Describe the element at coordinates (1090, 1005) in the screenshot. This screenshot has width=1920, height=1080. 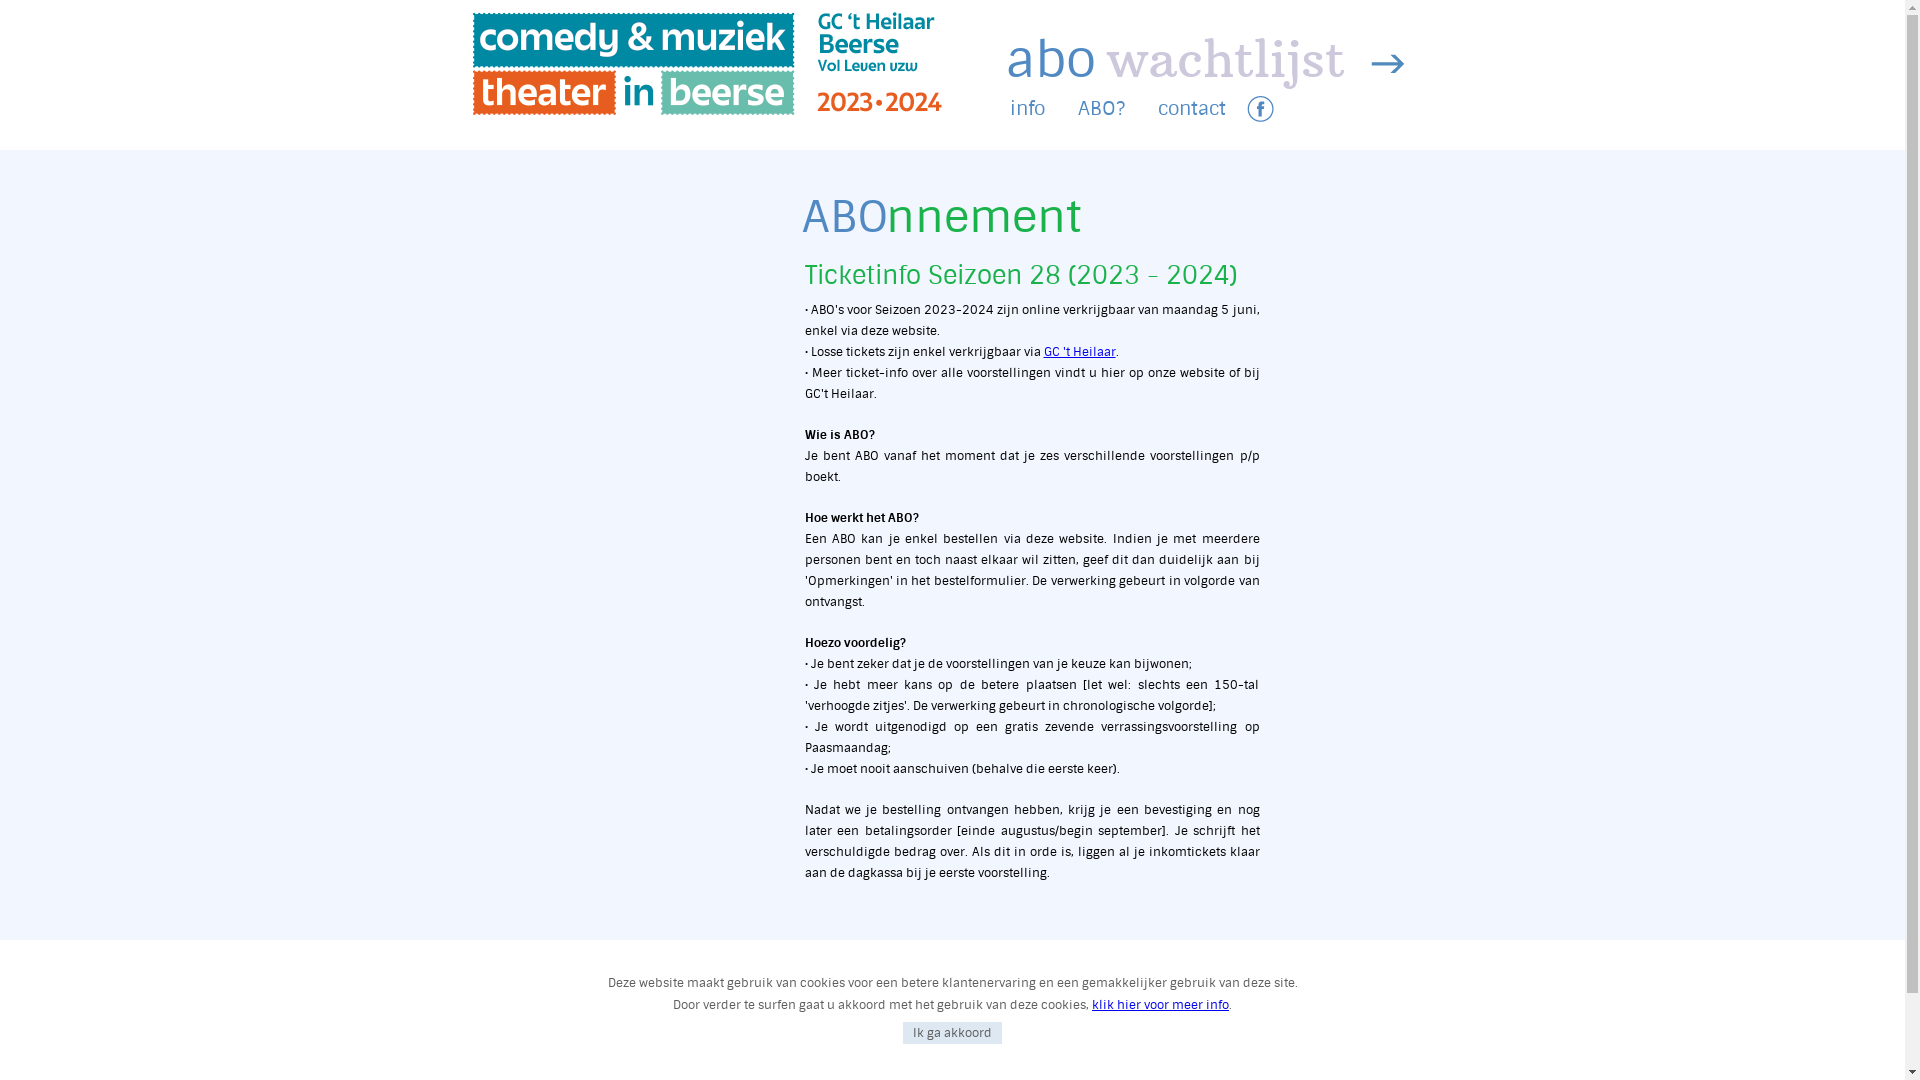
I see `'klik hier voor meer info'` at that location.